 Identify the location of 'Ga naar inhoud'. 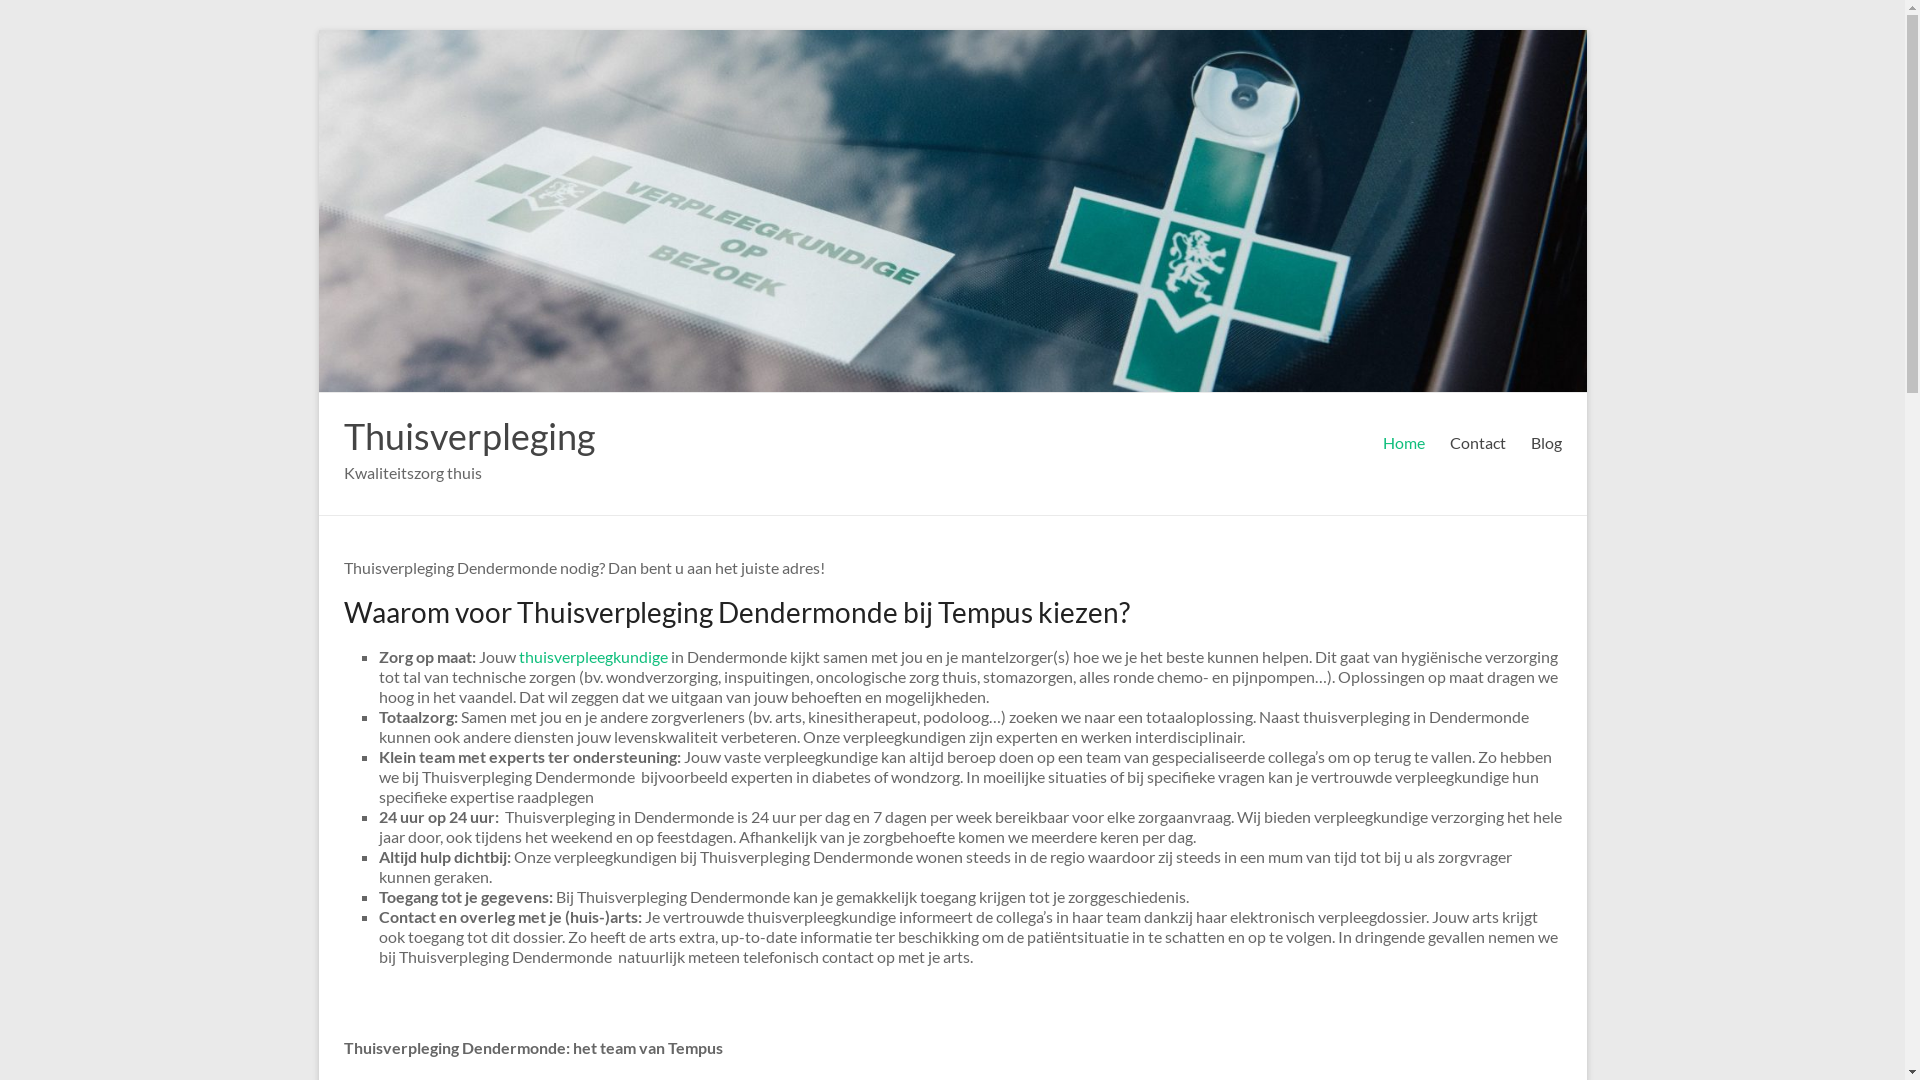
(317, 29).